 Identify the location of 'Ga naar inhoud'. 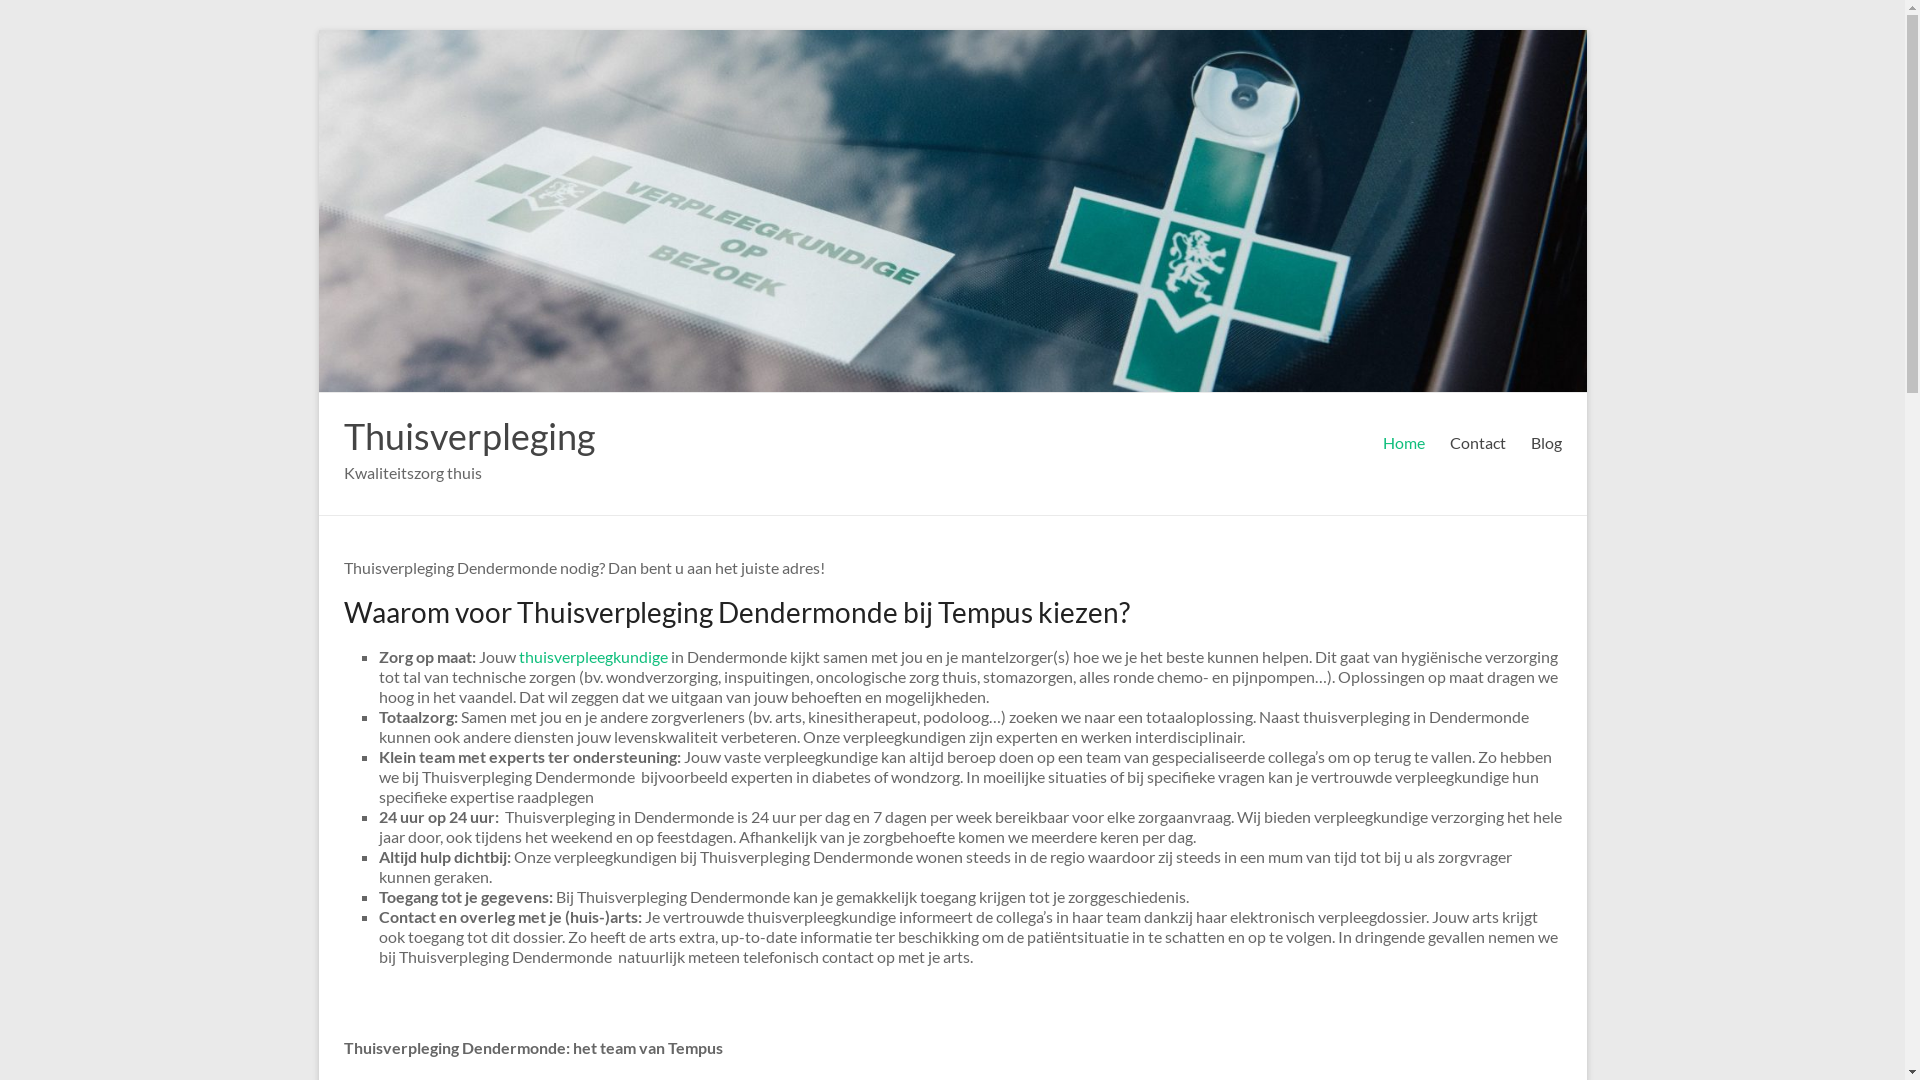
(317, 29).